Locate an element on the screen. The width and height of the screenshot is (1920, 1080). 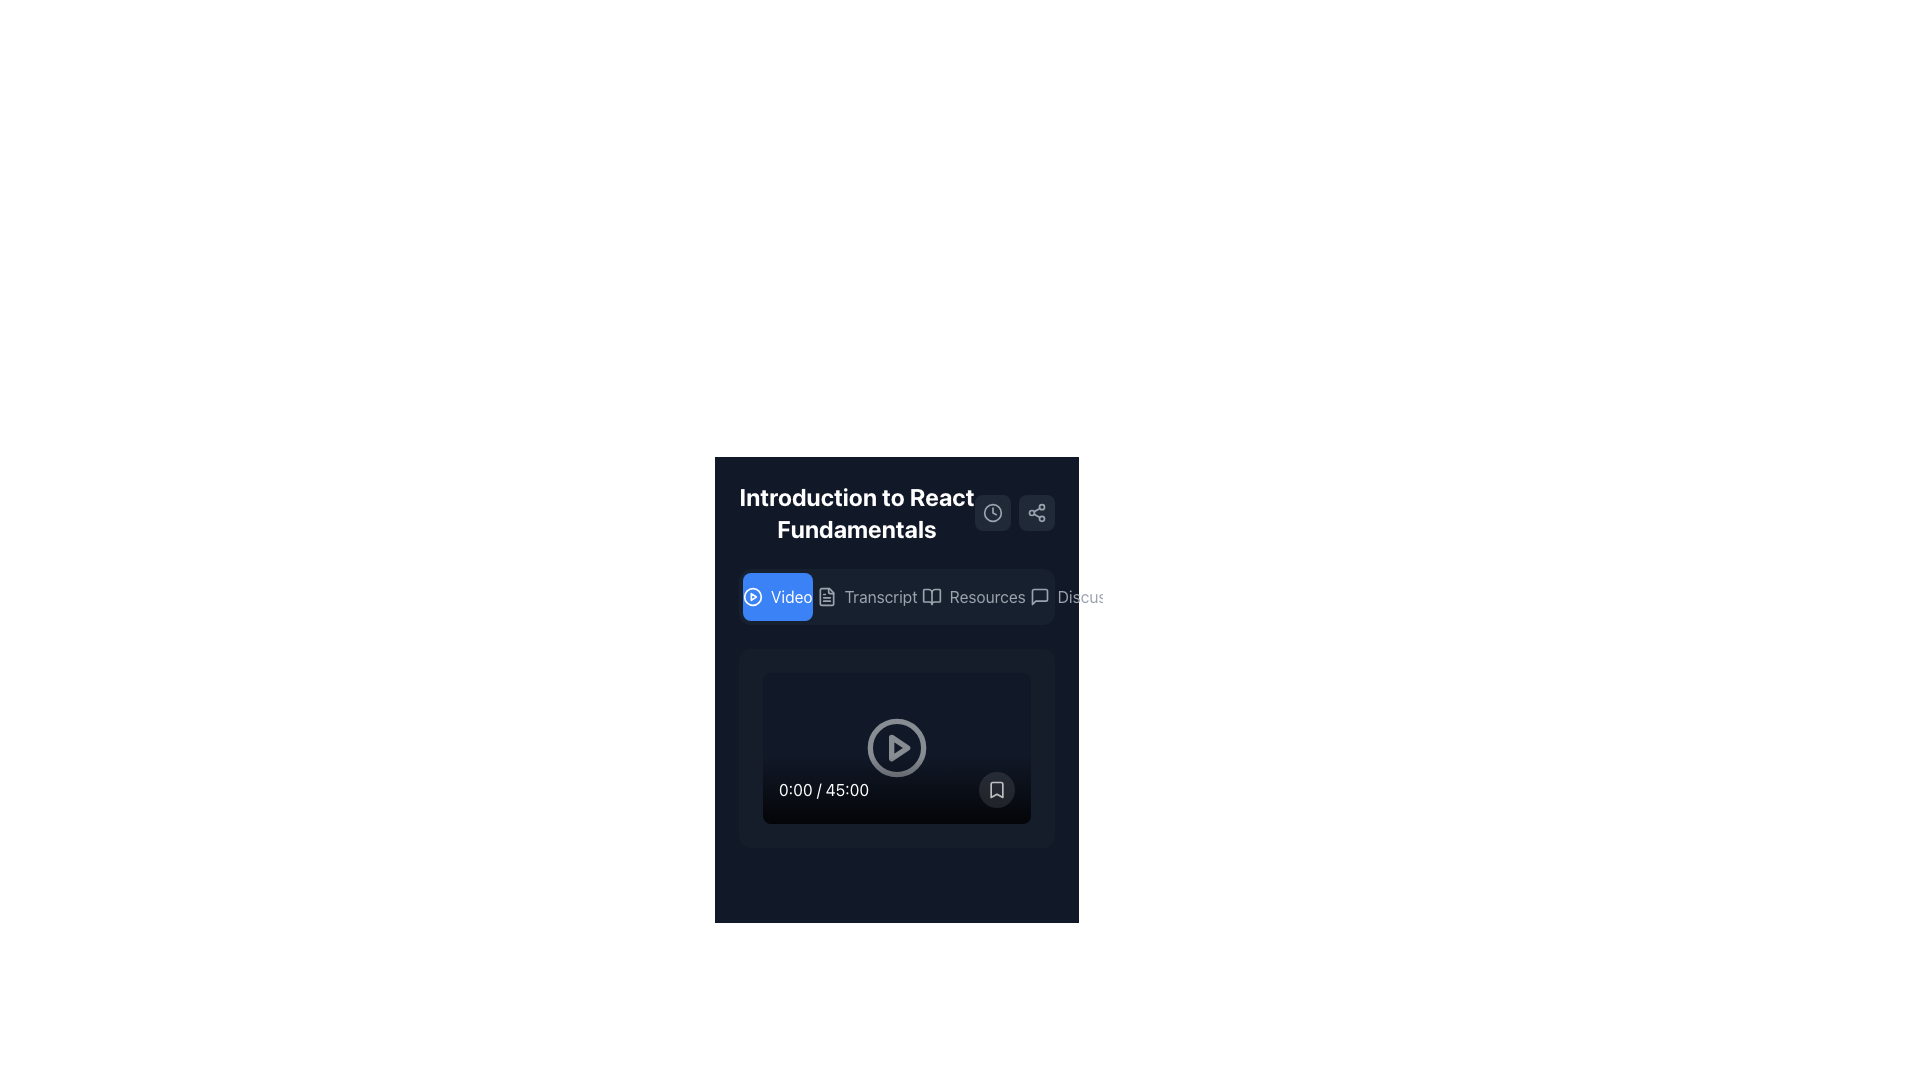
the sharing button located in the top-right section of the 'Introduction to React Fundamentals' panel is located at coordinates (1036, 512).